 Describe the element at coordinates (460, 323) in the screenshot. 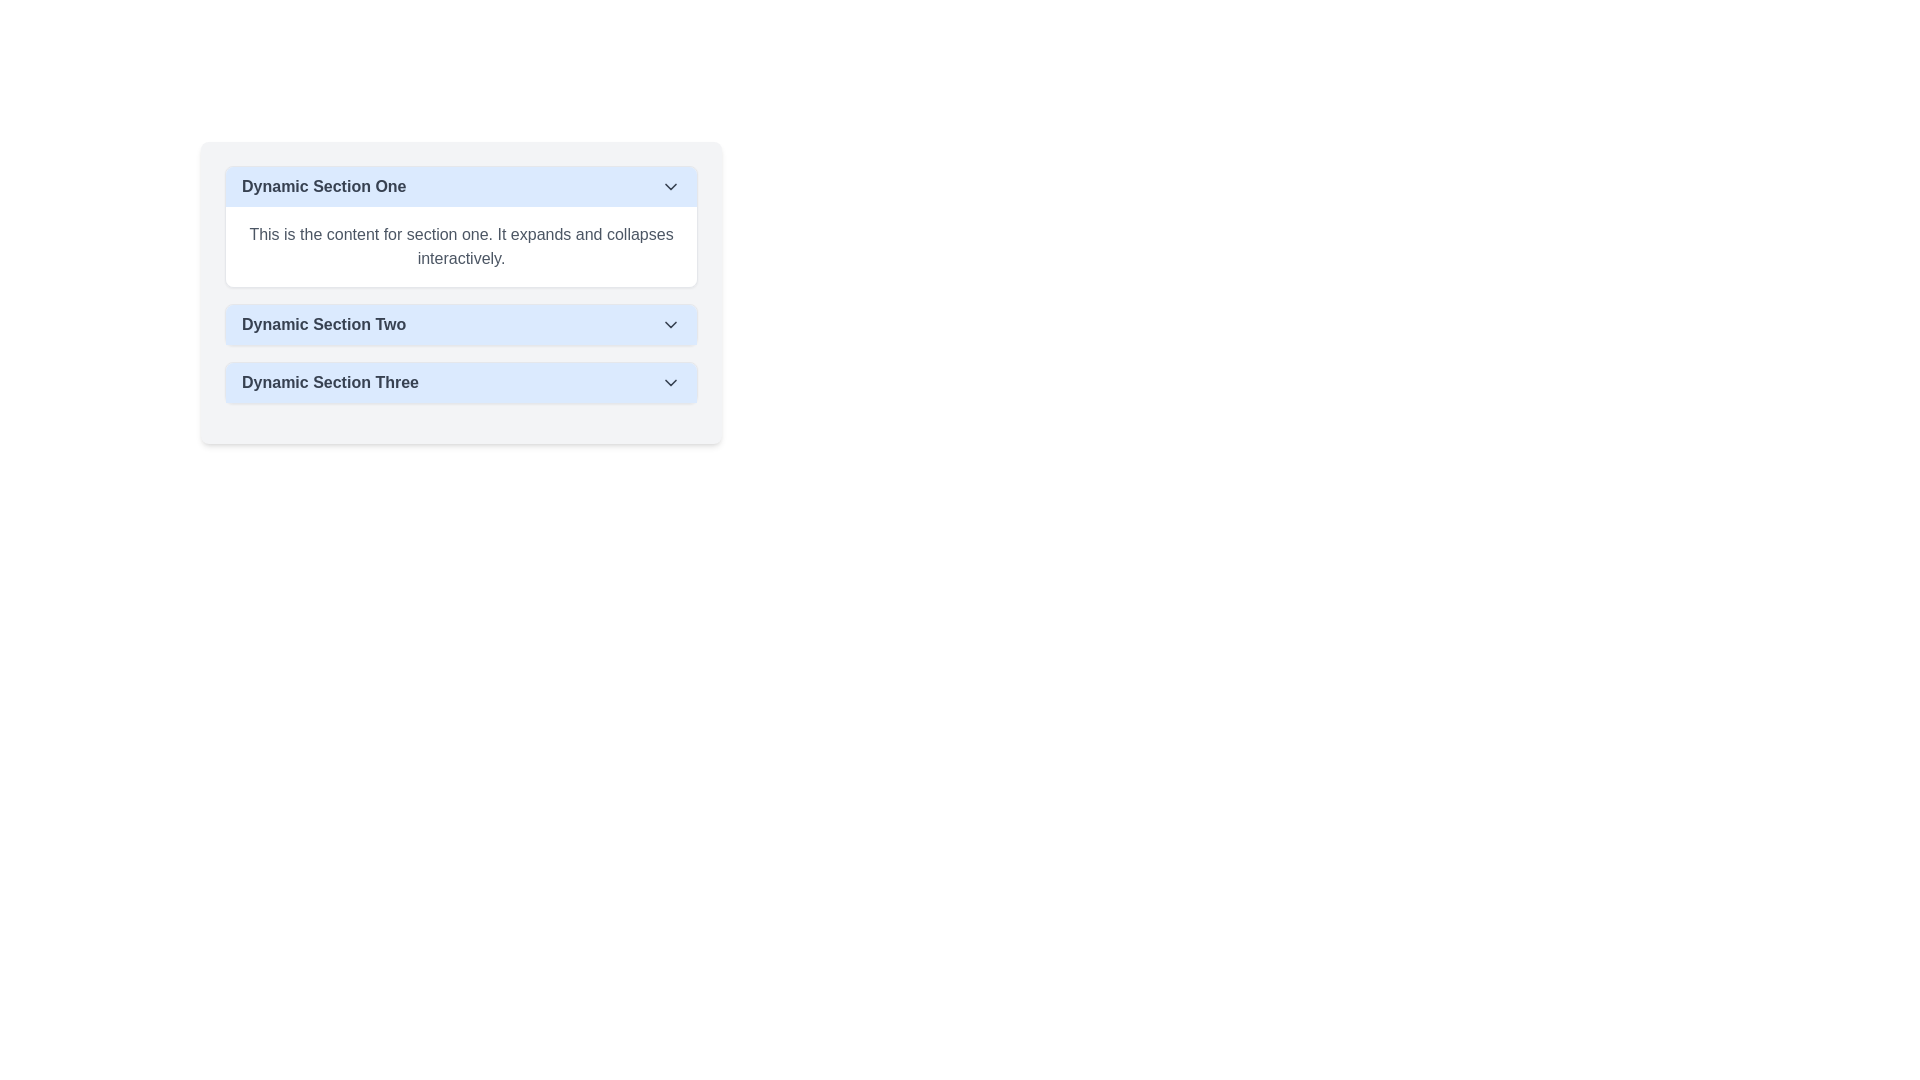

I see `the button labeled 'Dynamic Section Two' to trigger a background color change` at that location.